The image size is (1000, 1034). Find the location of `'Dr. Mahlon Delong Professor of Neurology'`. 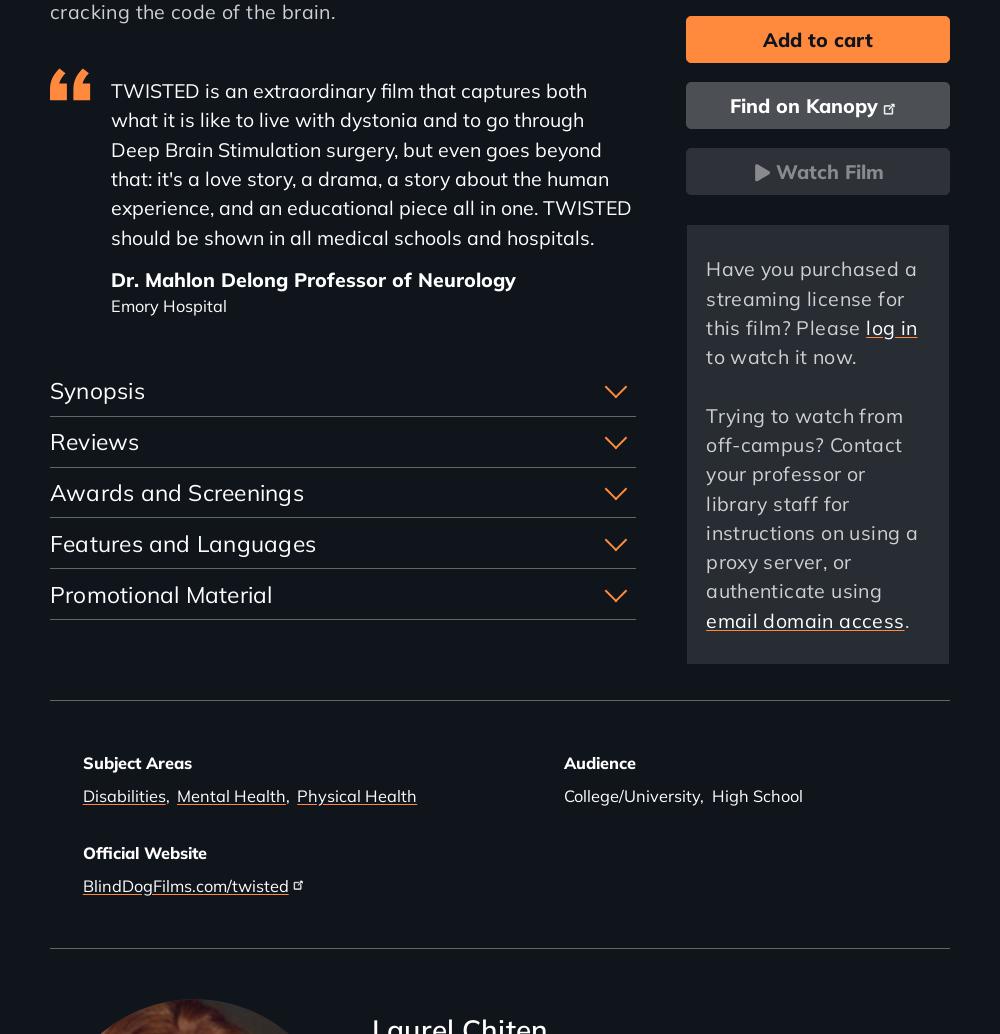

'Dr. Mahlon Delong Professor of Neurology' is located at coordinates (312, 278).